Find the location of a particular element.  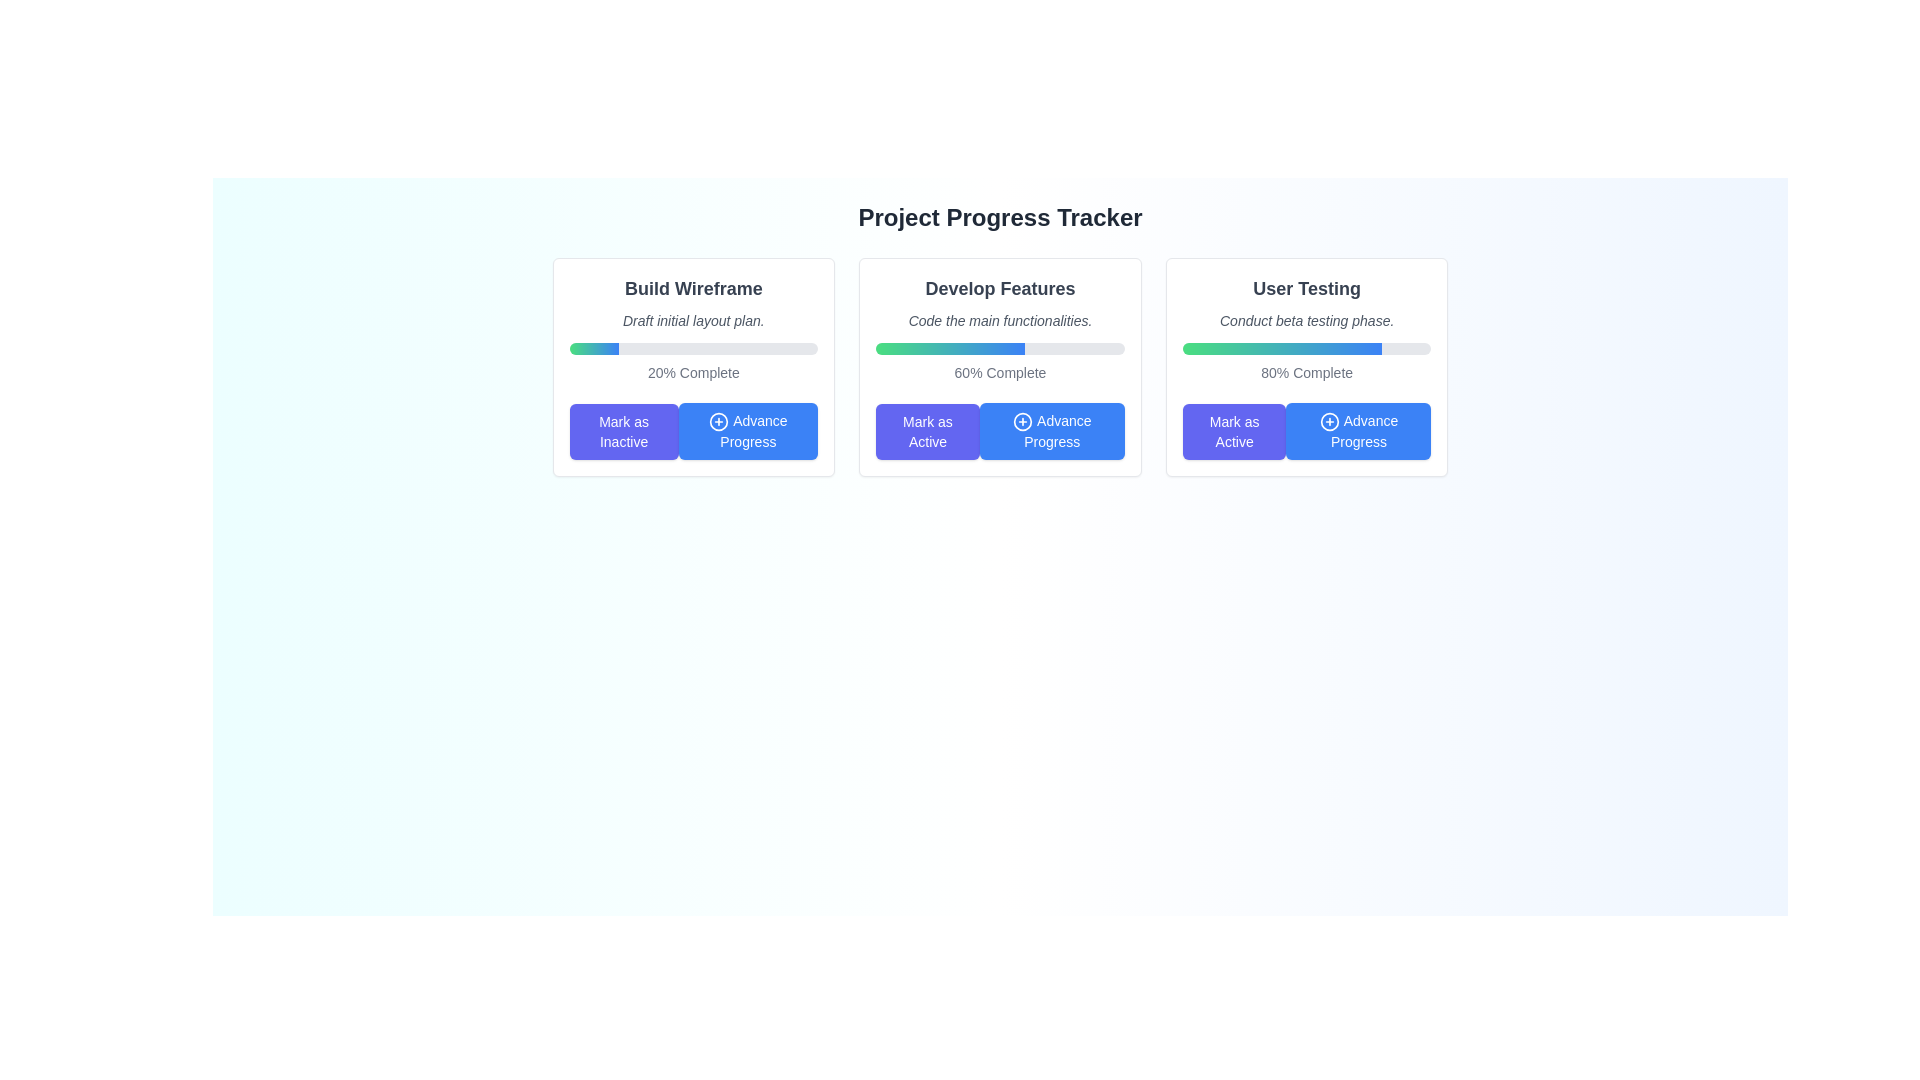

the visual representation of the icon which is a blue circle with a white plus symbol inside, located within the 'Advance Progress' button in the bottom-right corner of the 'Build Wireframe' card is located at coordinates (719, 421).